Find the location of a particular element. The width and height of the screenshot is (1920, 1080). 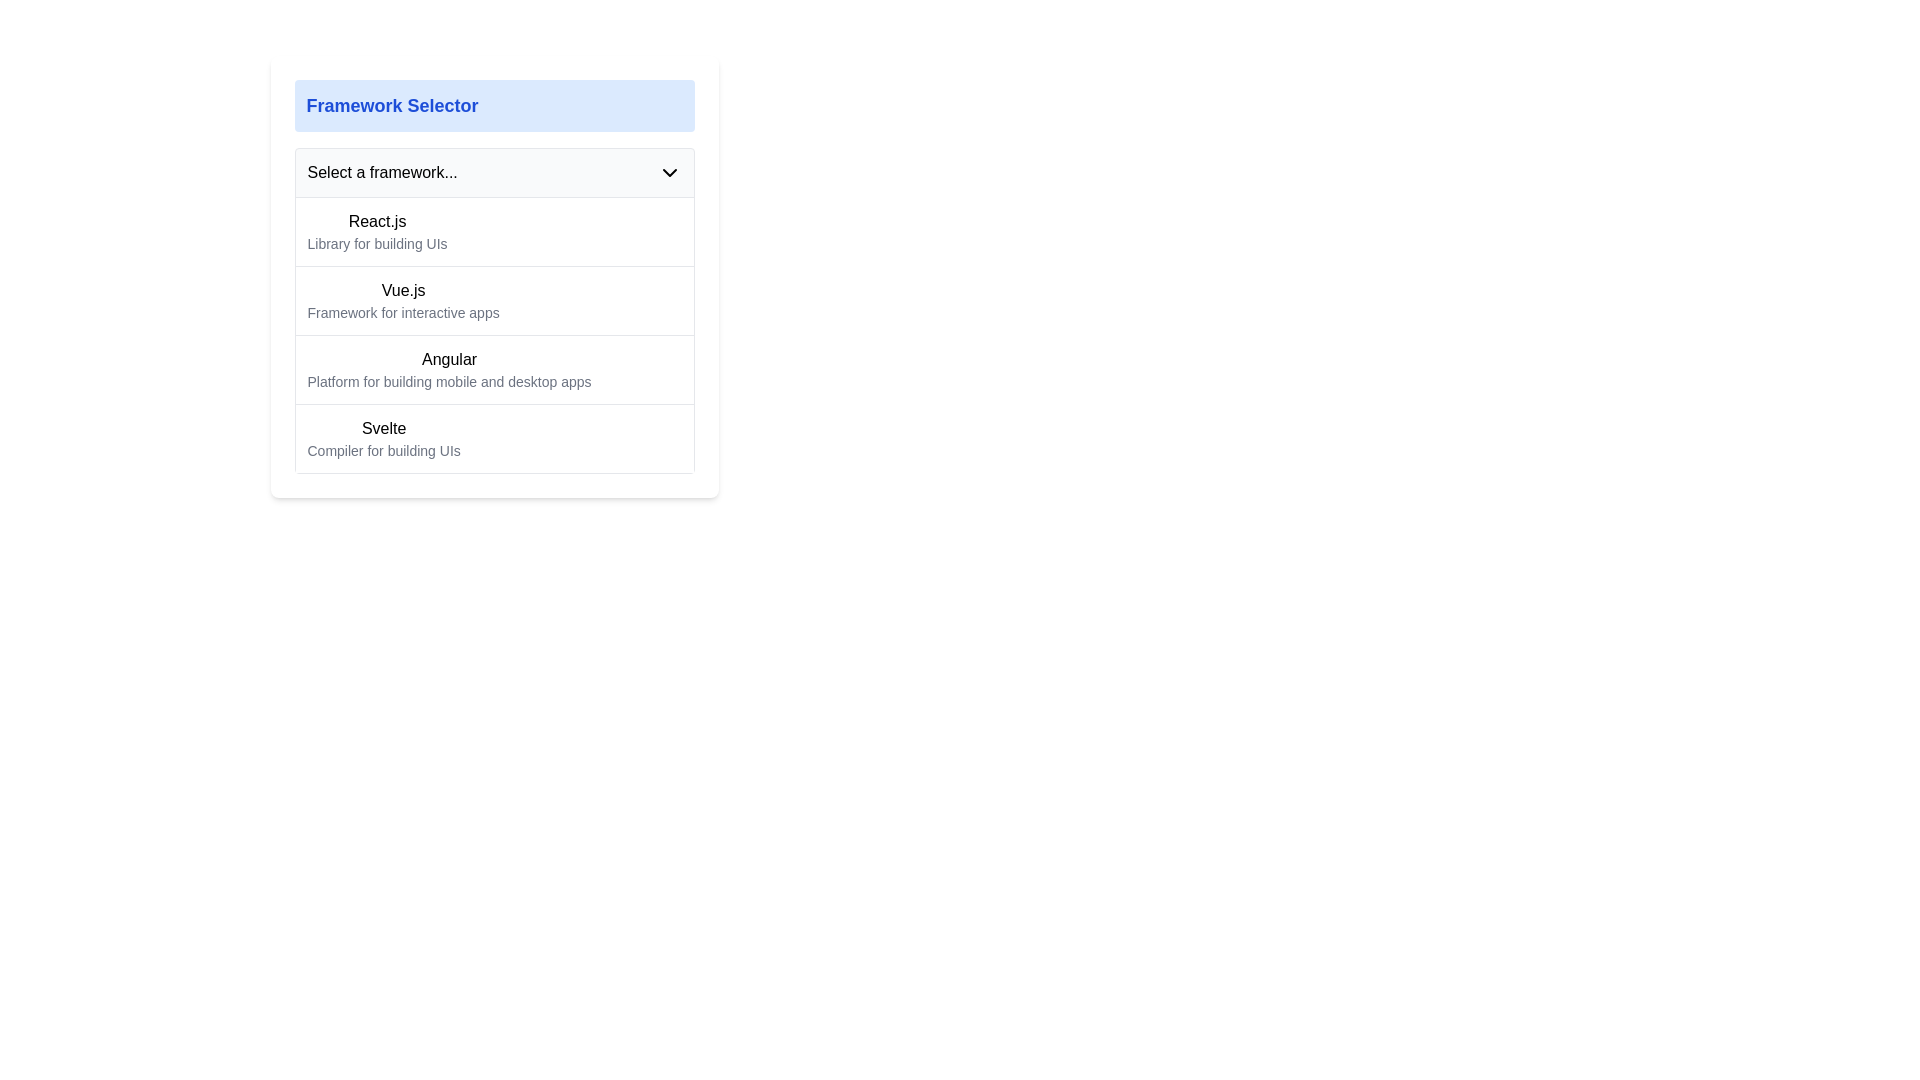

the second selectable list item representing 'Vue.js' in the framework selector is located at coordinates (494, 277).